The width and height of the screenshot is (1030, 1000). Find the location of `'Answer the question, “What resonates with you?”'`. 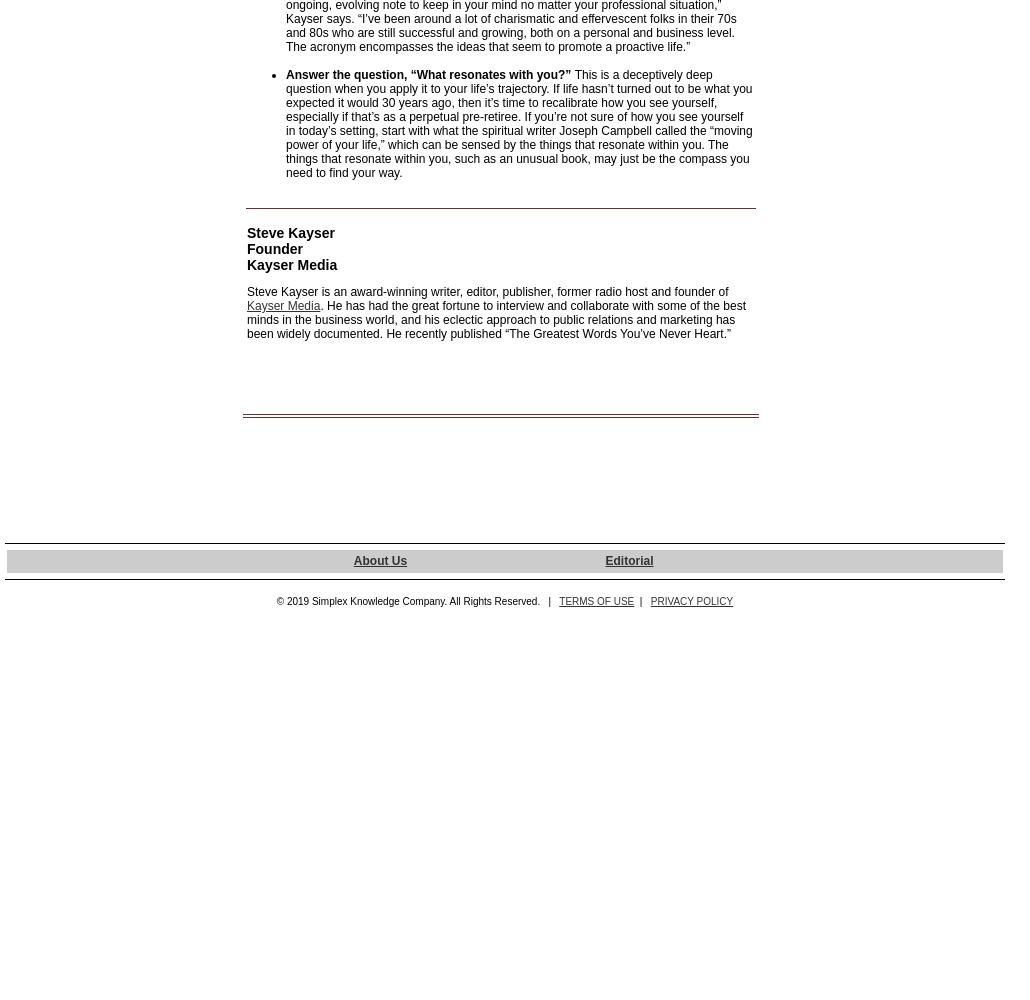

'Answer the question, “What resonates with you?”' is located at coordinates (429, 74).